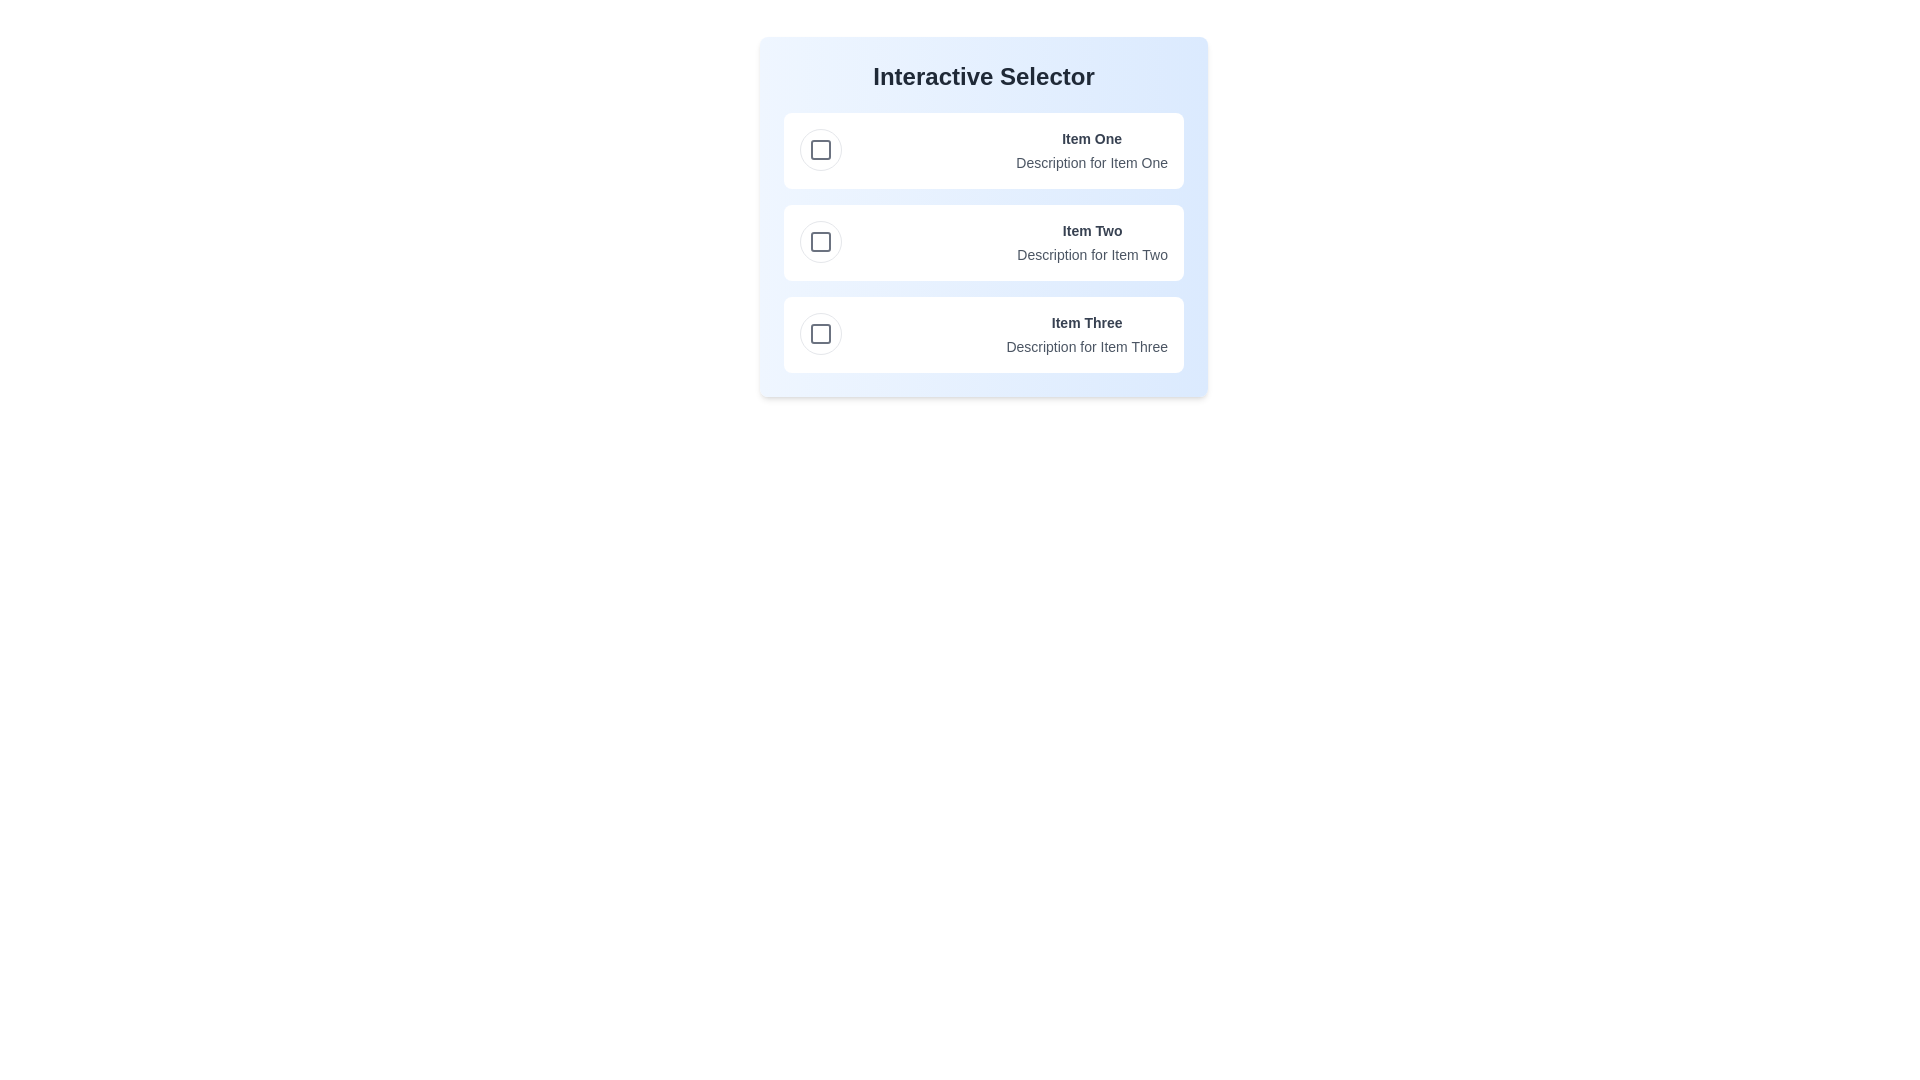  Describe the element at coordinates (820, 333) in the screenshot. I see `the interactive button located on the left side of the 'Item Three' text` at that location.